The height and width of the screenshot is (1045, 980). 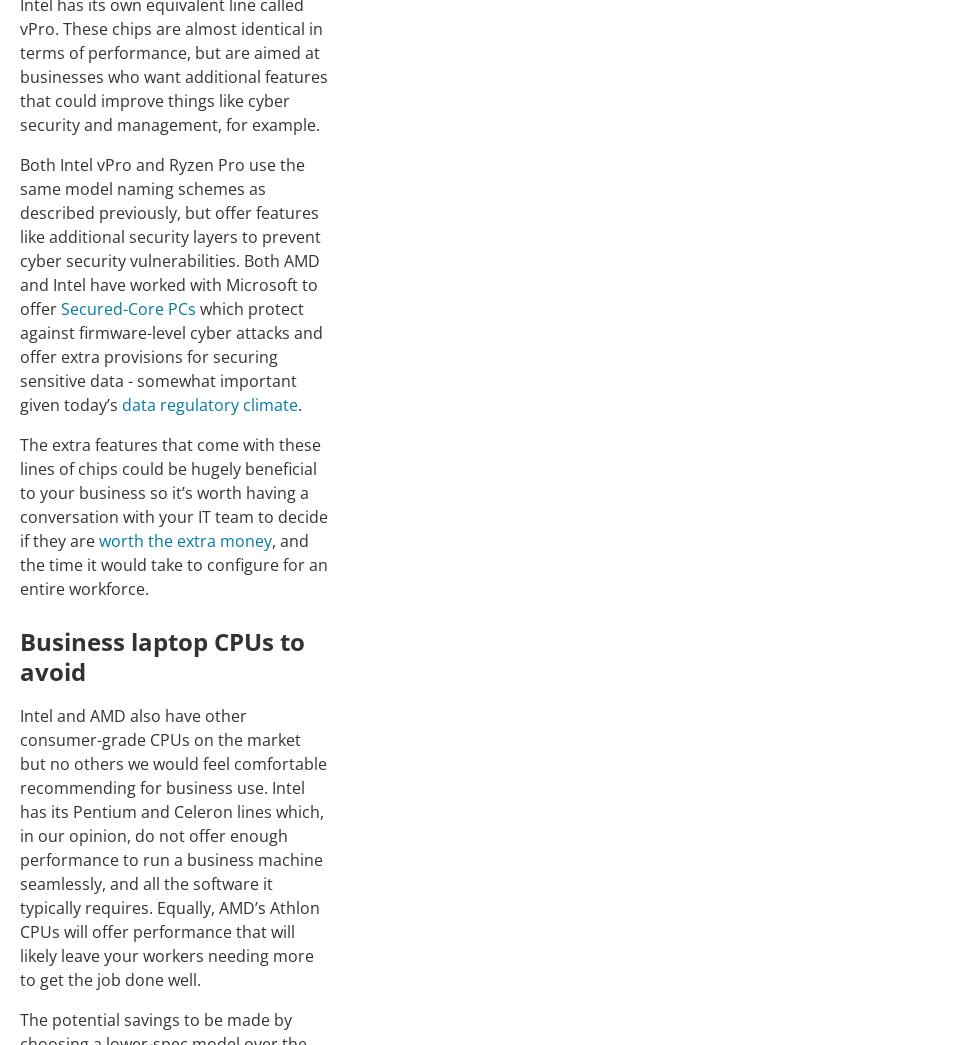 I want to click on 'Intel and AMD also have other consumer-grade CPUs on the market but no others we would feel comfortable recommending for business use. Intel has its Pentium and Celeron lines which, in our opinion, do not offer enough performance to run a business machine seamlessly, and all the software it typically requires. Equally, AMD’s Athlon CPUs will offer performance that will likely leave your workers needing more to get the job done well.', so click(x=173, y=845).